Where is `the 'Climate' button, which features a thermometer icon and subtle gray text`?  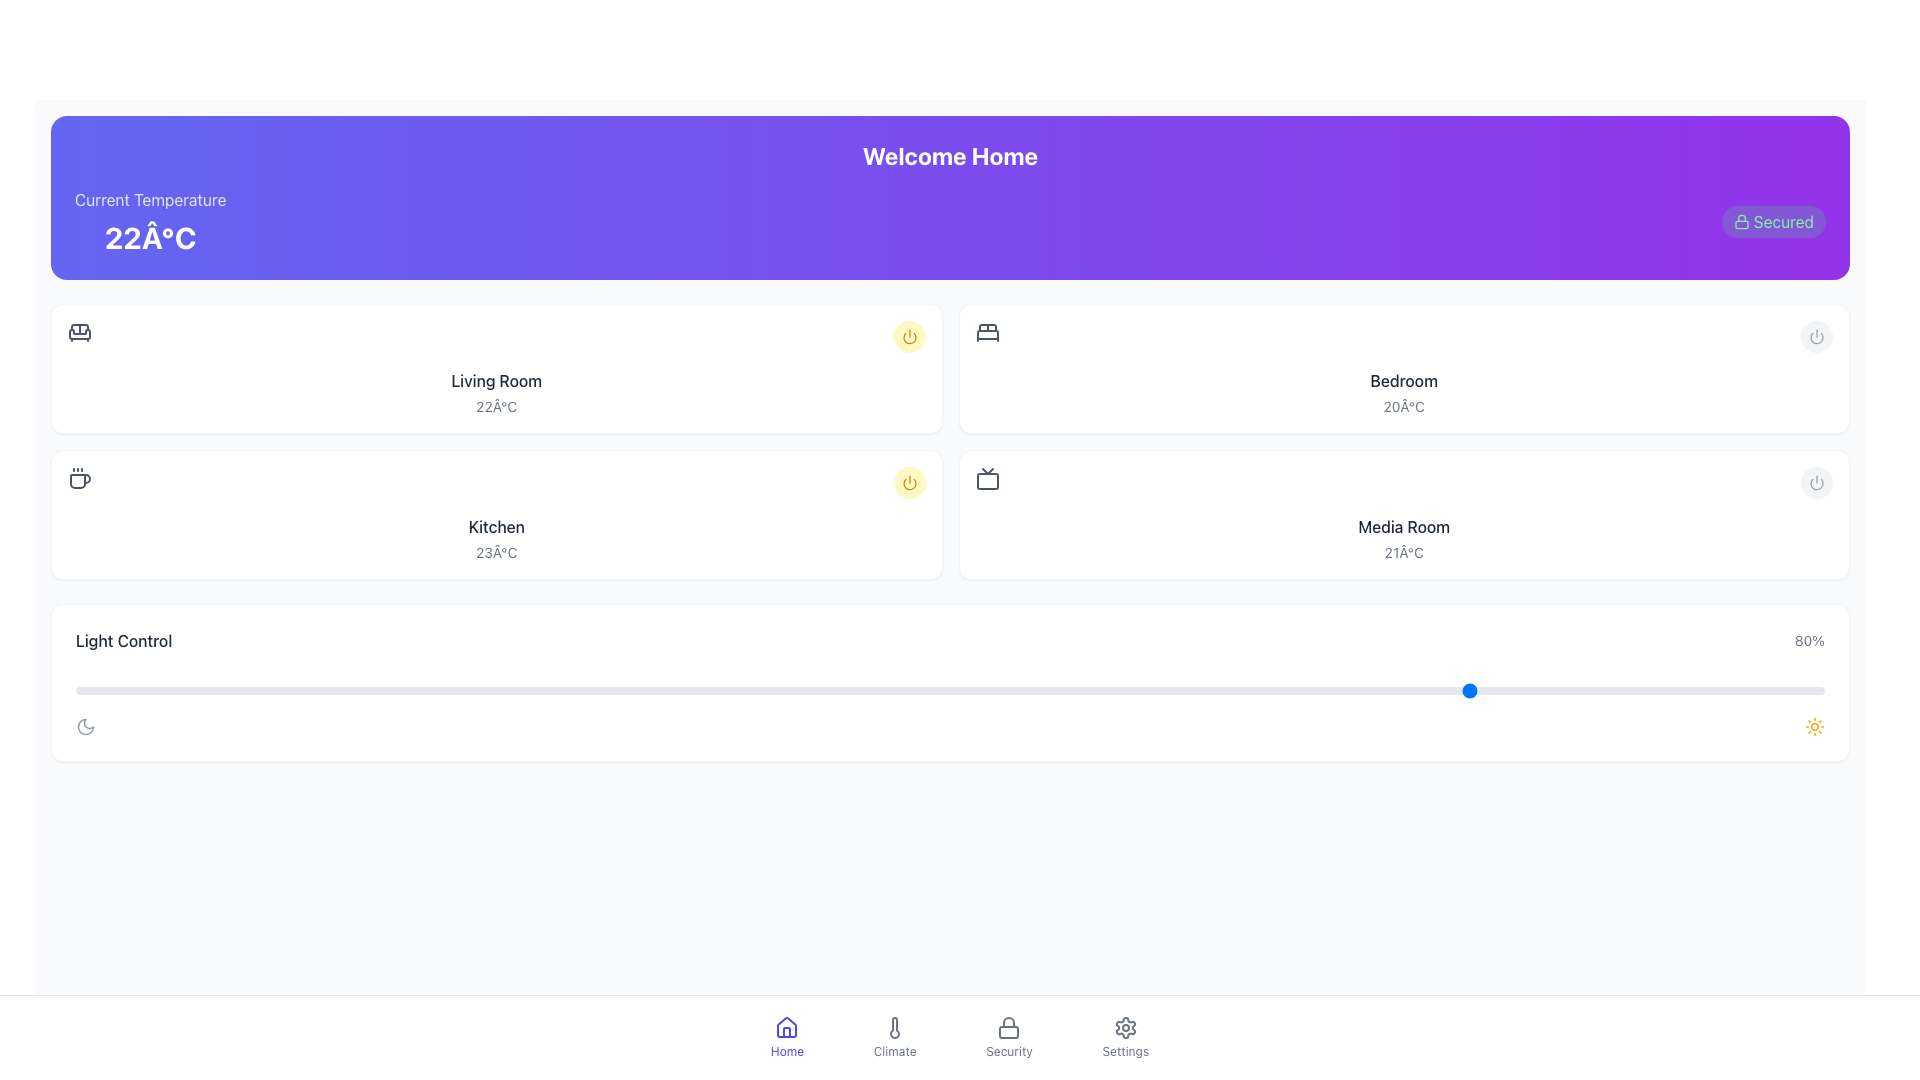
the 'Climate' button, which features a thermometer icon and subtle gray text is located at coordinates (894, 1036).